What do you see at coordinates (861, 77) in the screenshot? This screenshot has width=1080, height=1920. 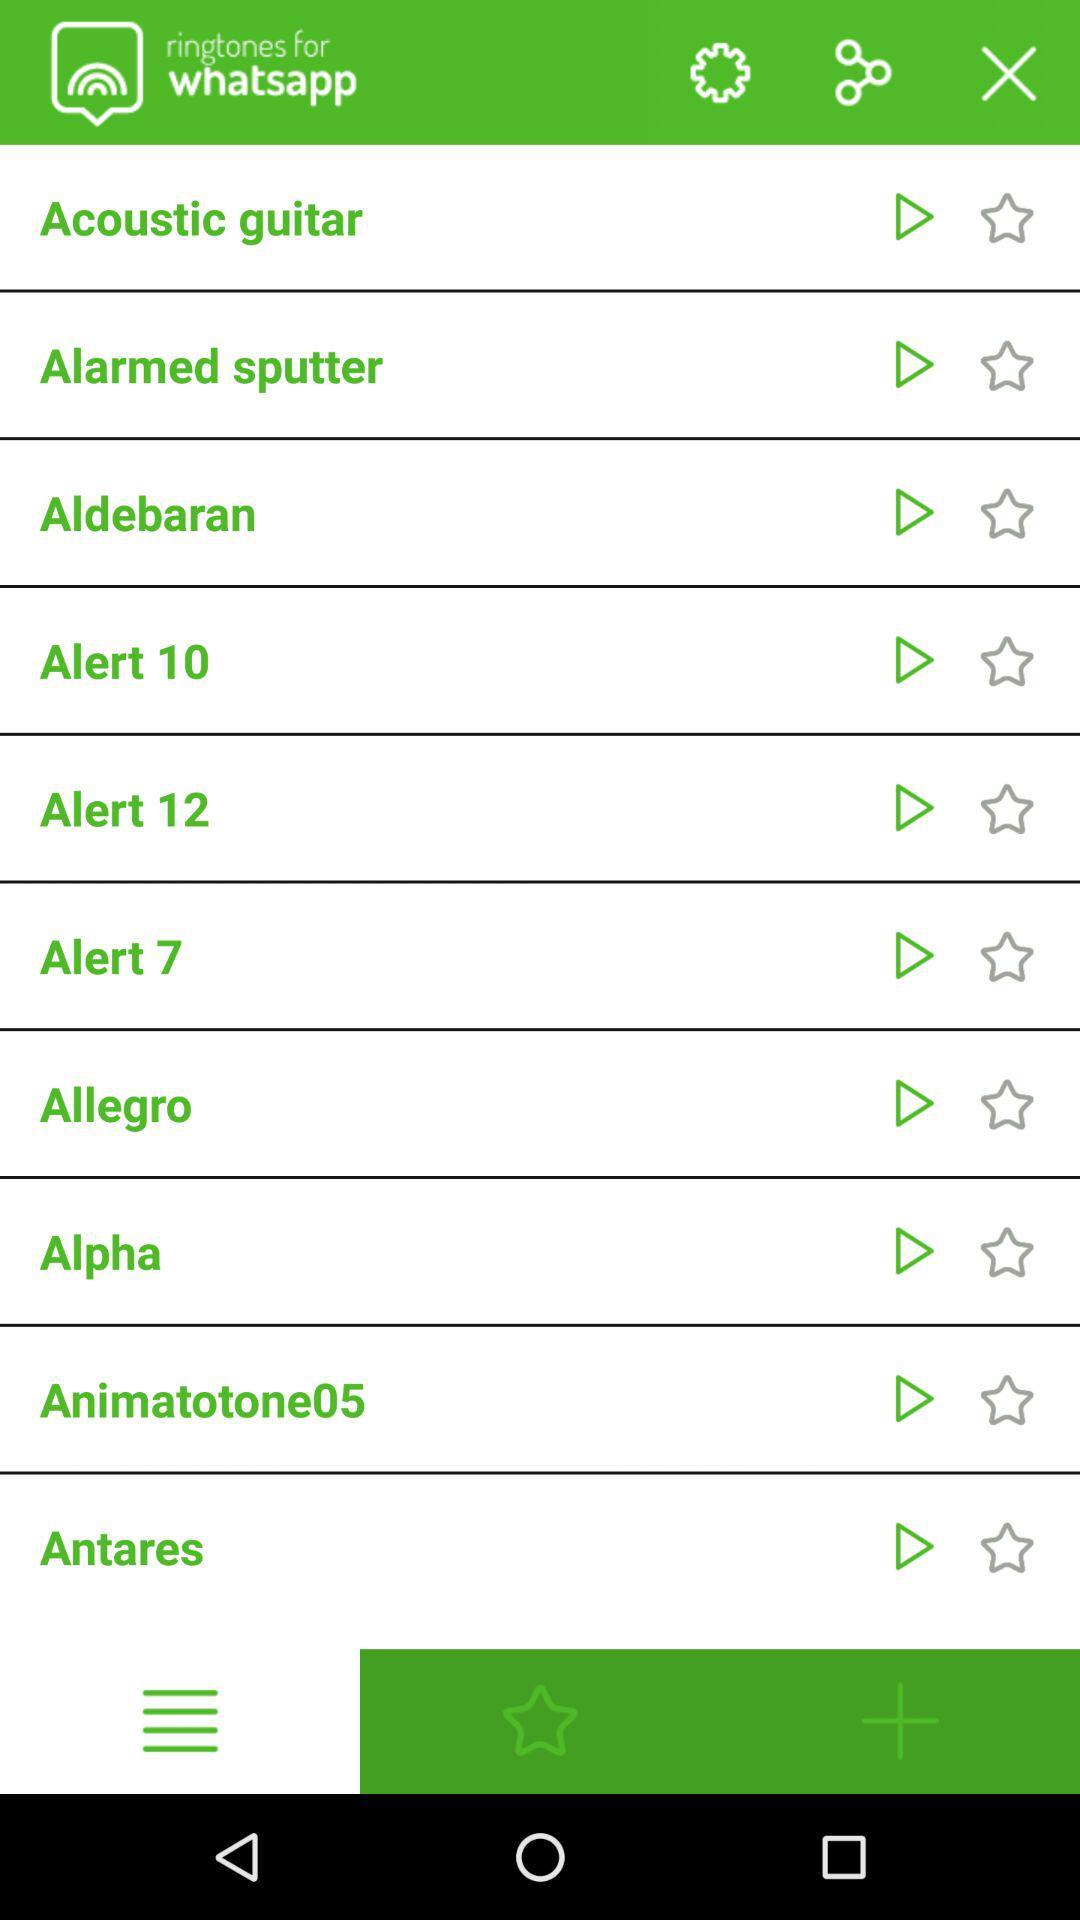 I see `the share icon` at bounding box center [861, 77].